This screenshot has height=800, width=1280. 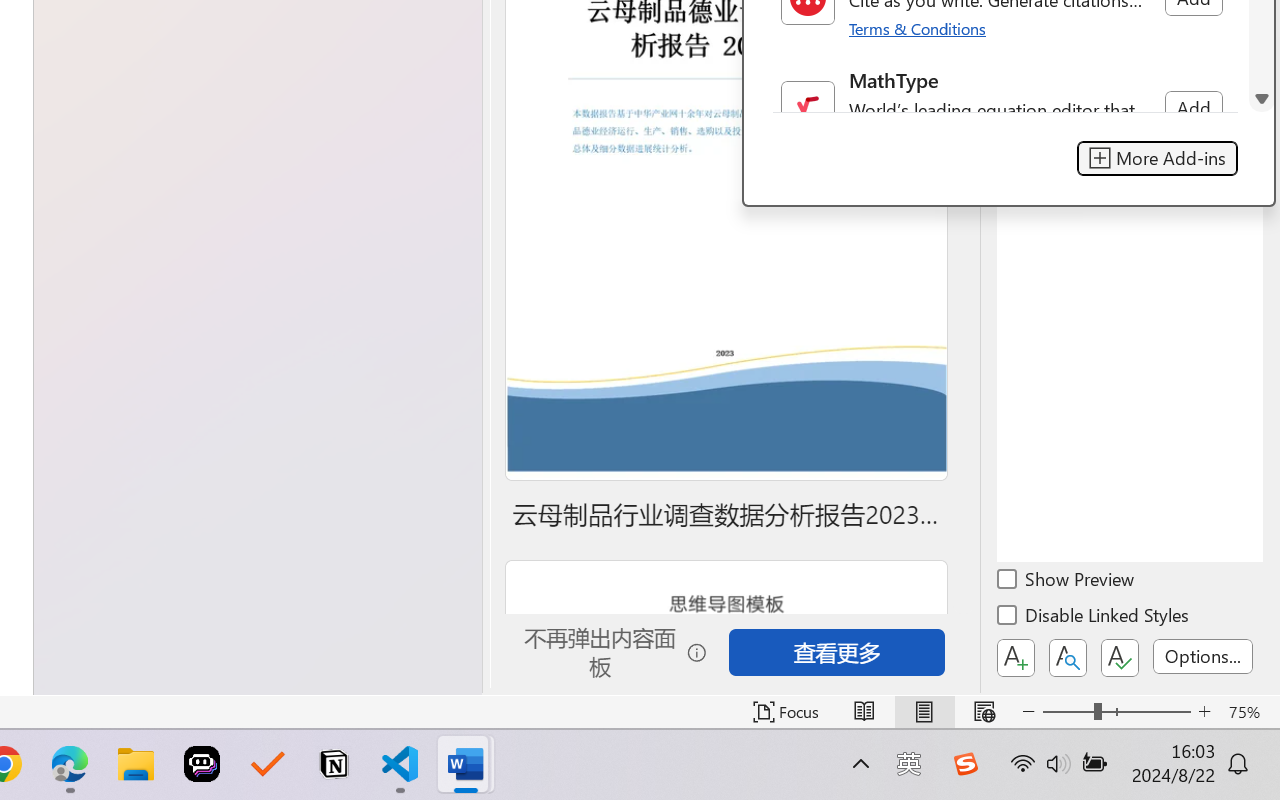 What do you see at coordinates (1202, 655) in the screenshot?
I see `'Options...'` at bounding box center [1202, 655].